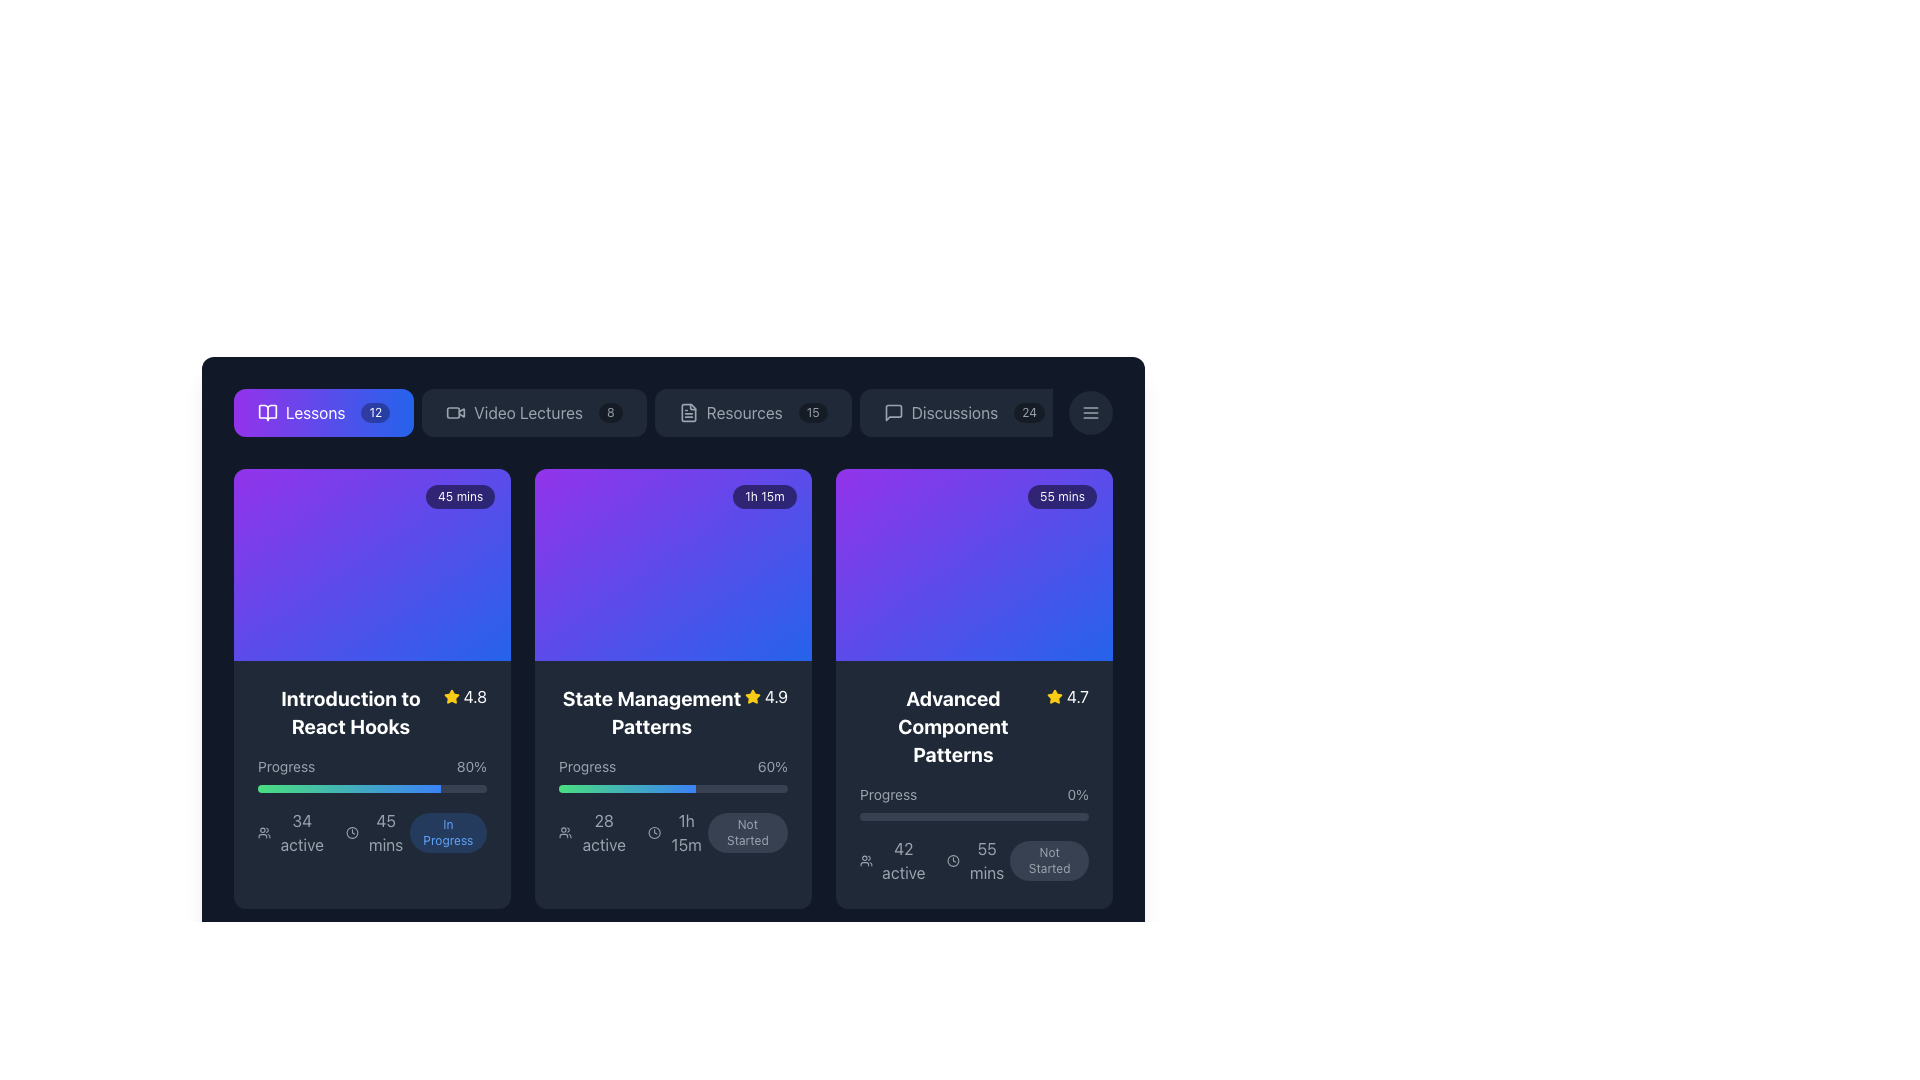  I want to click on the title text label for 'State Management Patterns' located in the middle card of a three-card grid, which is positioned underneath a purple header and above the progress bar section, so click(652, 712).